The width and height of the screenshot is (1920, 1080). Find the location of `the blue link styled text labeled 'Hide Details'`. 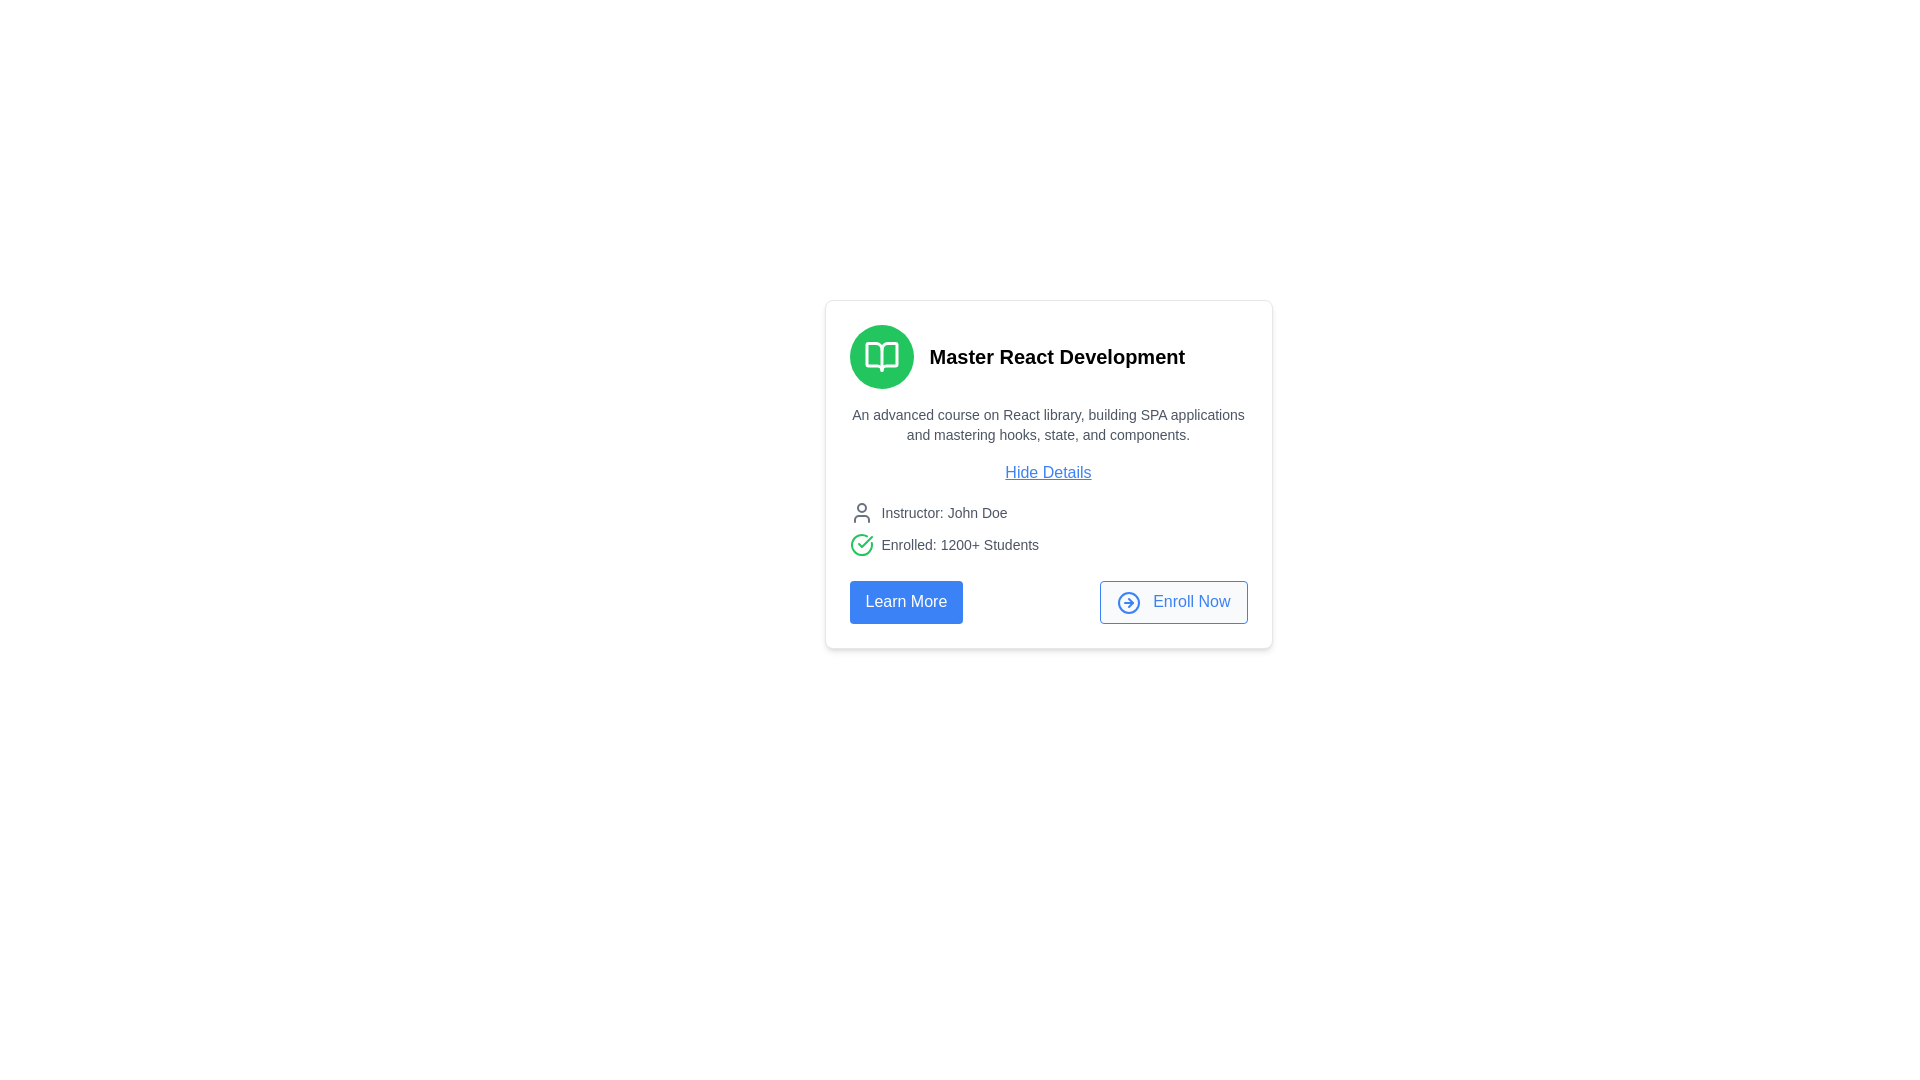

the blue link styled text labeled 'Hide Details' is located at coordinates (1047, 473).